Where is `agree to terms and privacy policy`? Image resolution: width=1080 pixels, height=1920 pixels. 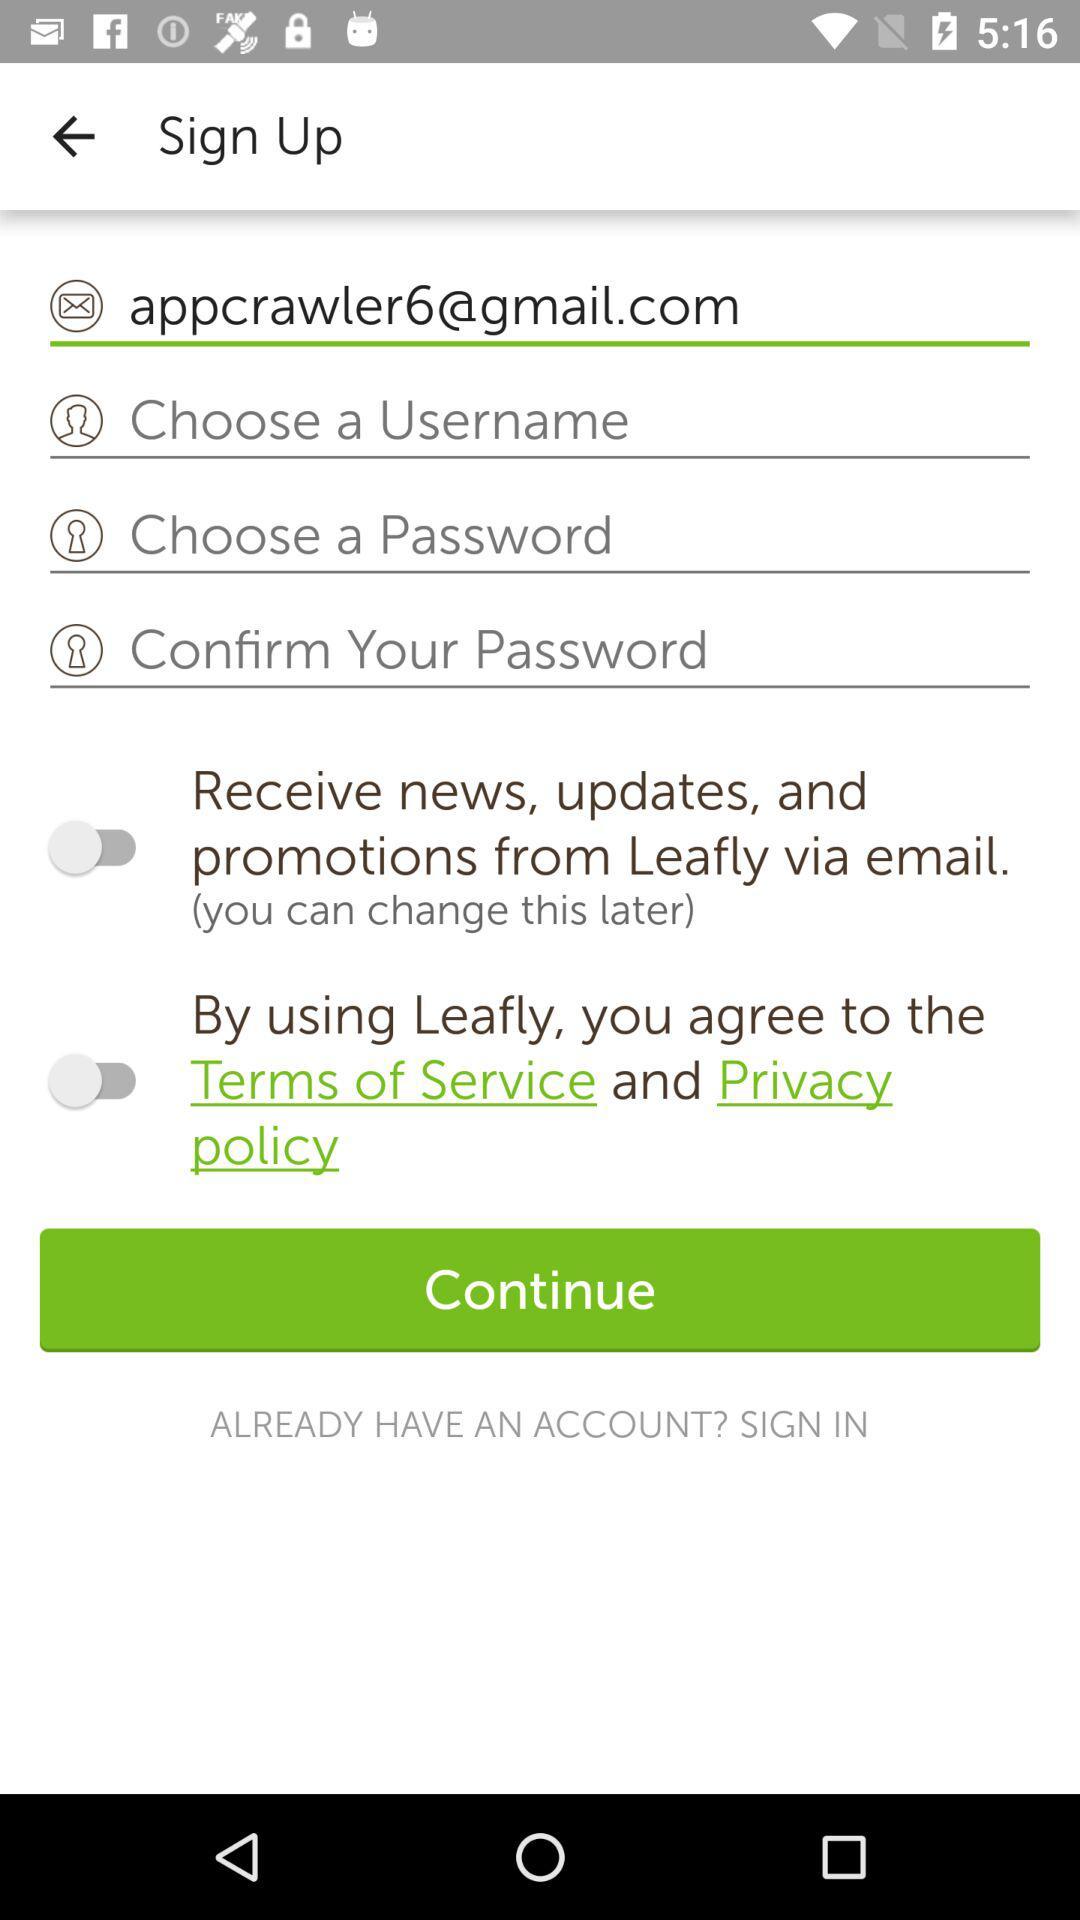
agree to terms and privacy policy is located at coordinates (101, 1079).